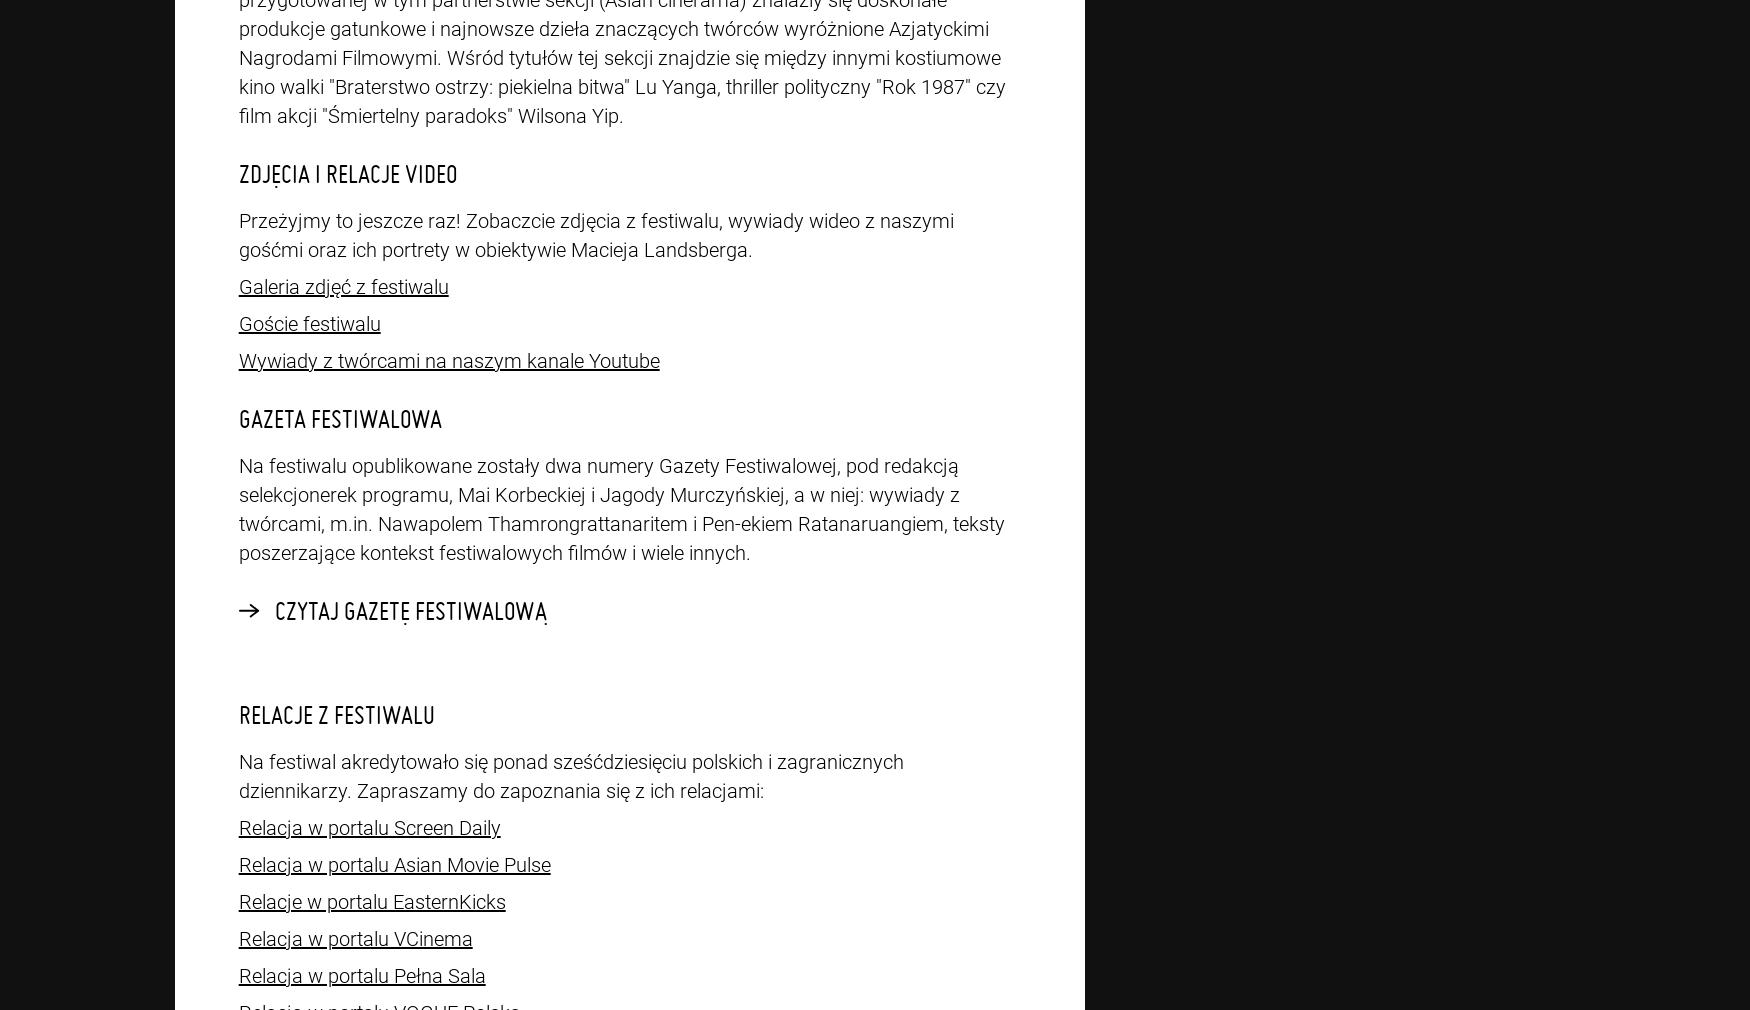 The image size is (1750, 1010). Describe the element at coordinates (361, 975) in the screenshot. I see `'Relacja w portalu Pełna Sala'` at that location.